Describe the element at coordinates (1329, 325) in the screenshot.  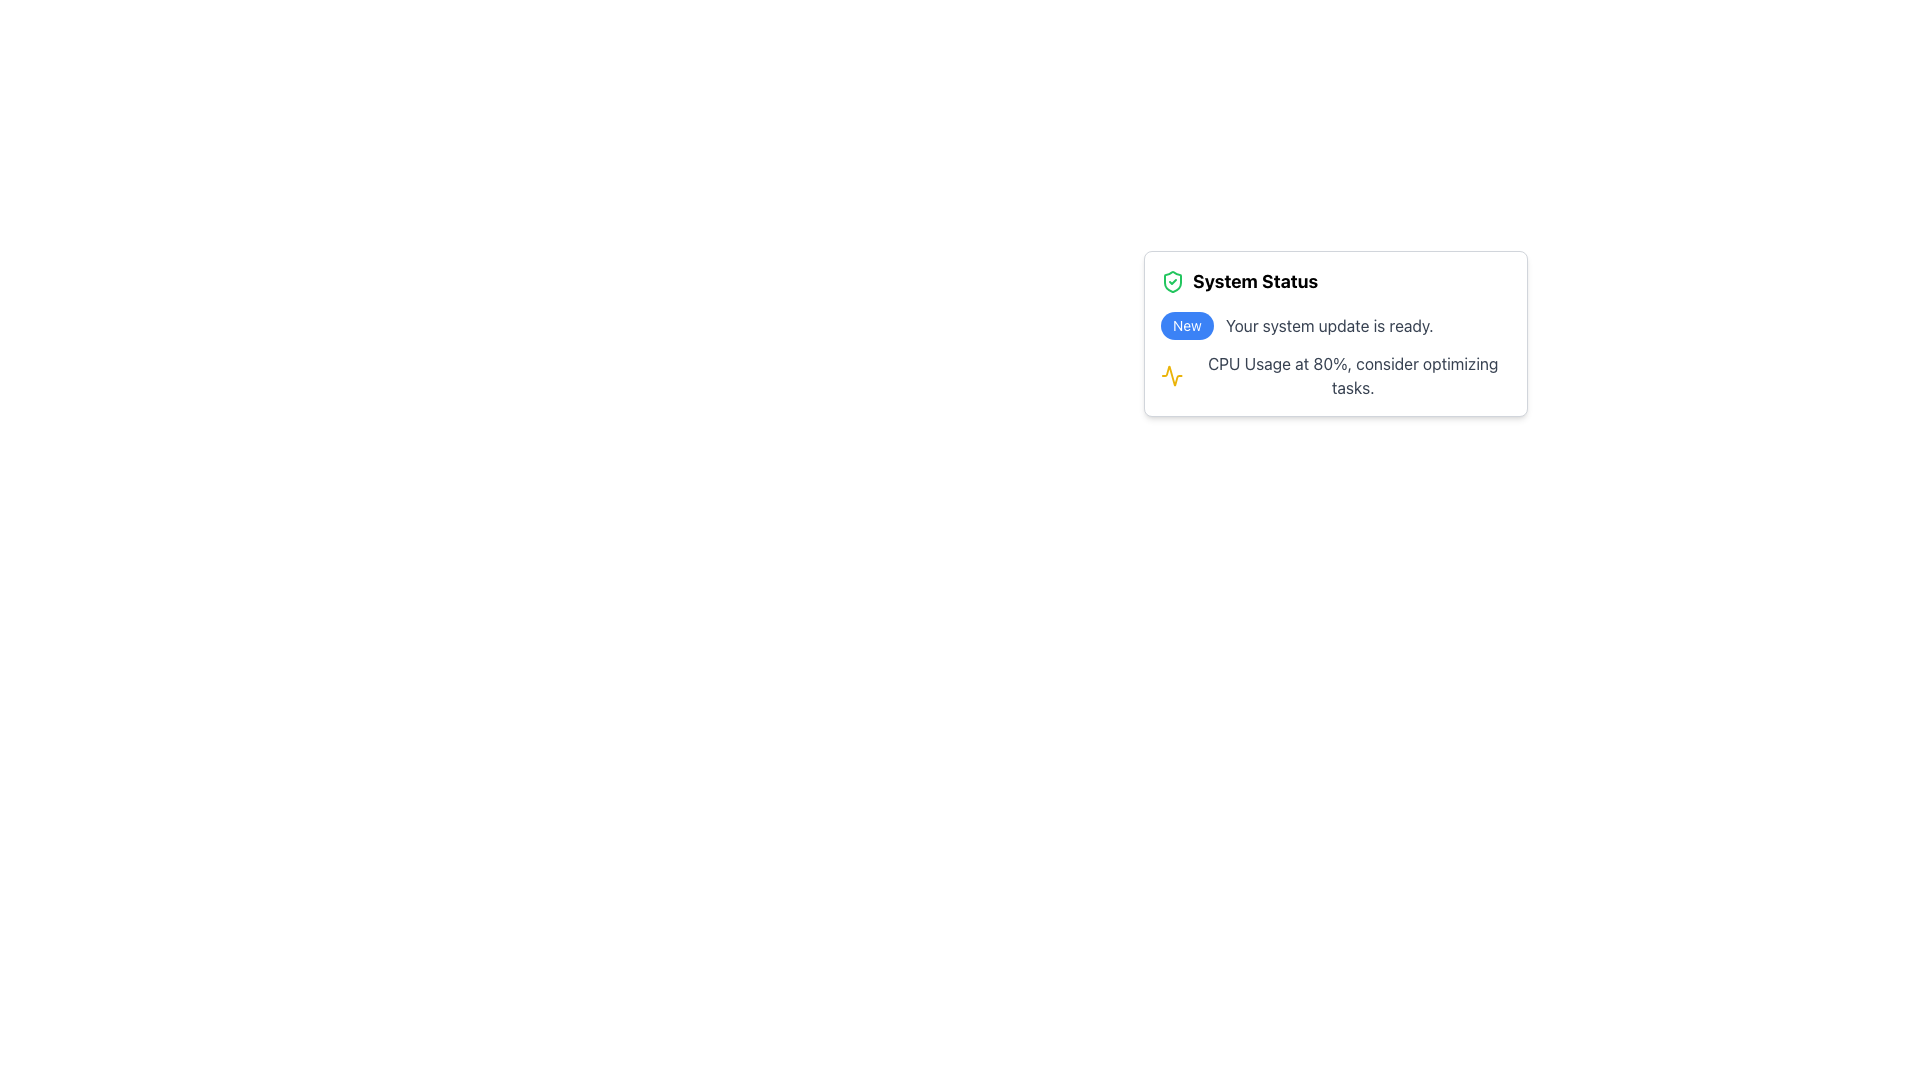
I see `the main message static text that informs users about a system update, located in the middle section of the 'System Status' card, to the right of the 'New' badge and above the CPU usage text` at that location.